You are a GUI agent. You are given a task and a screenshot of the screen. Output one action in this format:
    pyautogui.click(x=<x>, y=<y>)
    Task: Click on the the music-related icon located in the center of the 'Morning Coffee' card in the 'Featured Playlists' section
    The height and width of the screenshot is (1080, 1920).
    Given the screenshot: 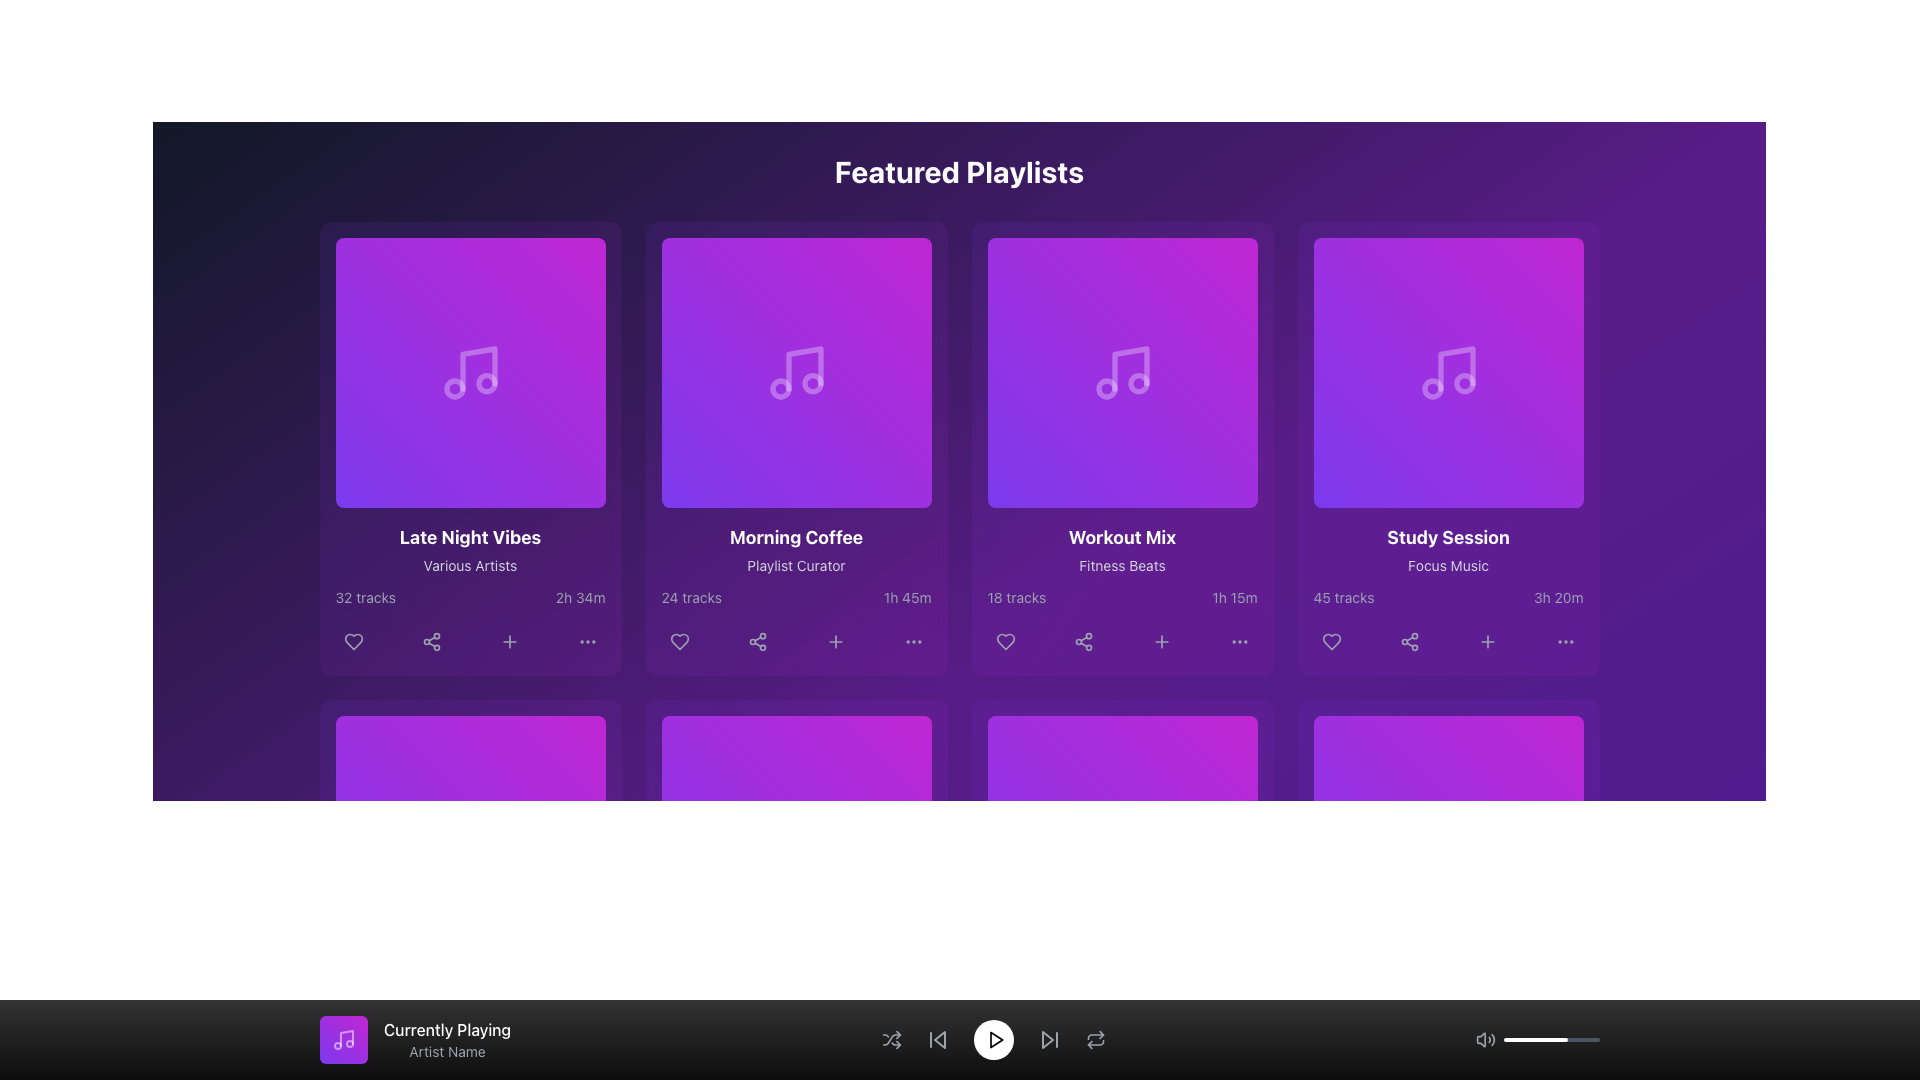 What is the action you would take?
    pyautogui.click(x=795, y=373)
    